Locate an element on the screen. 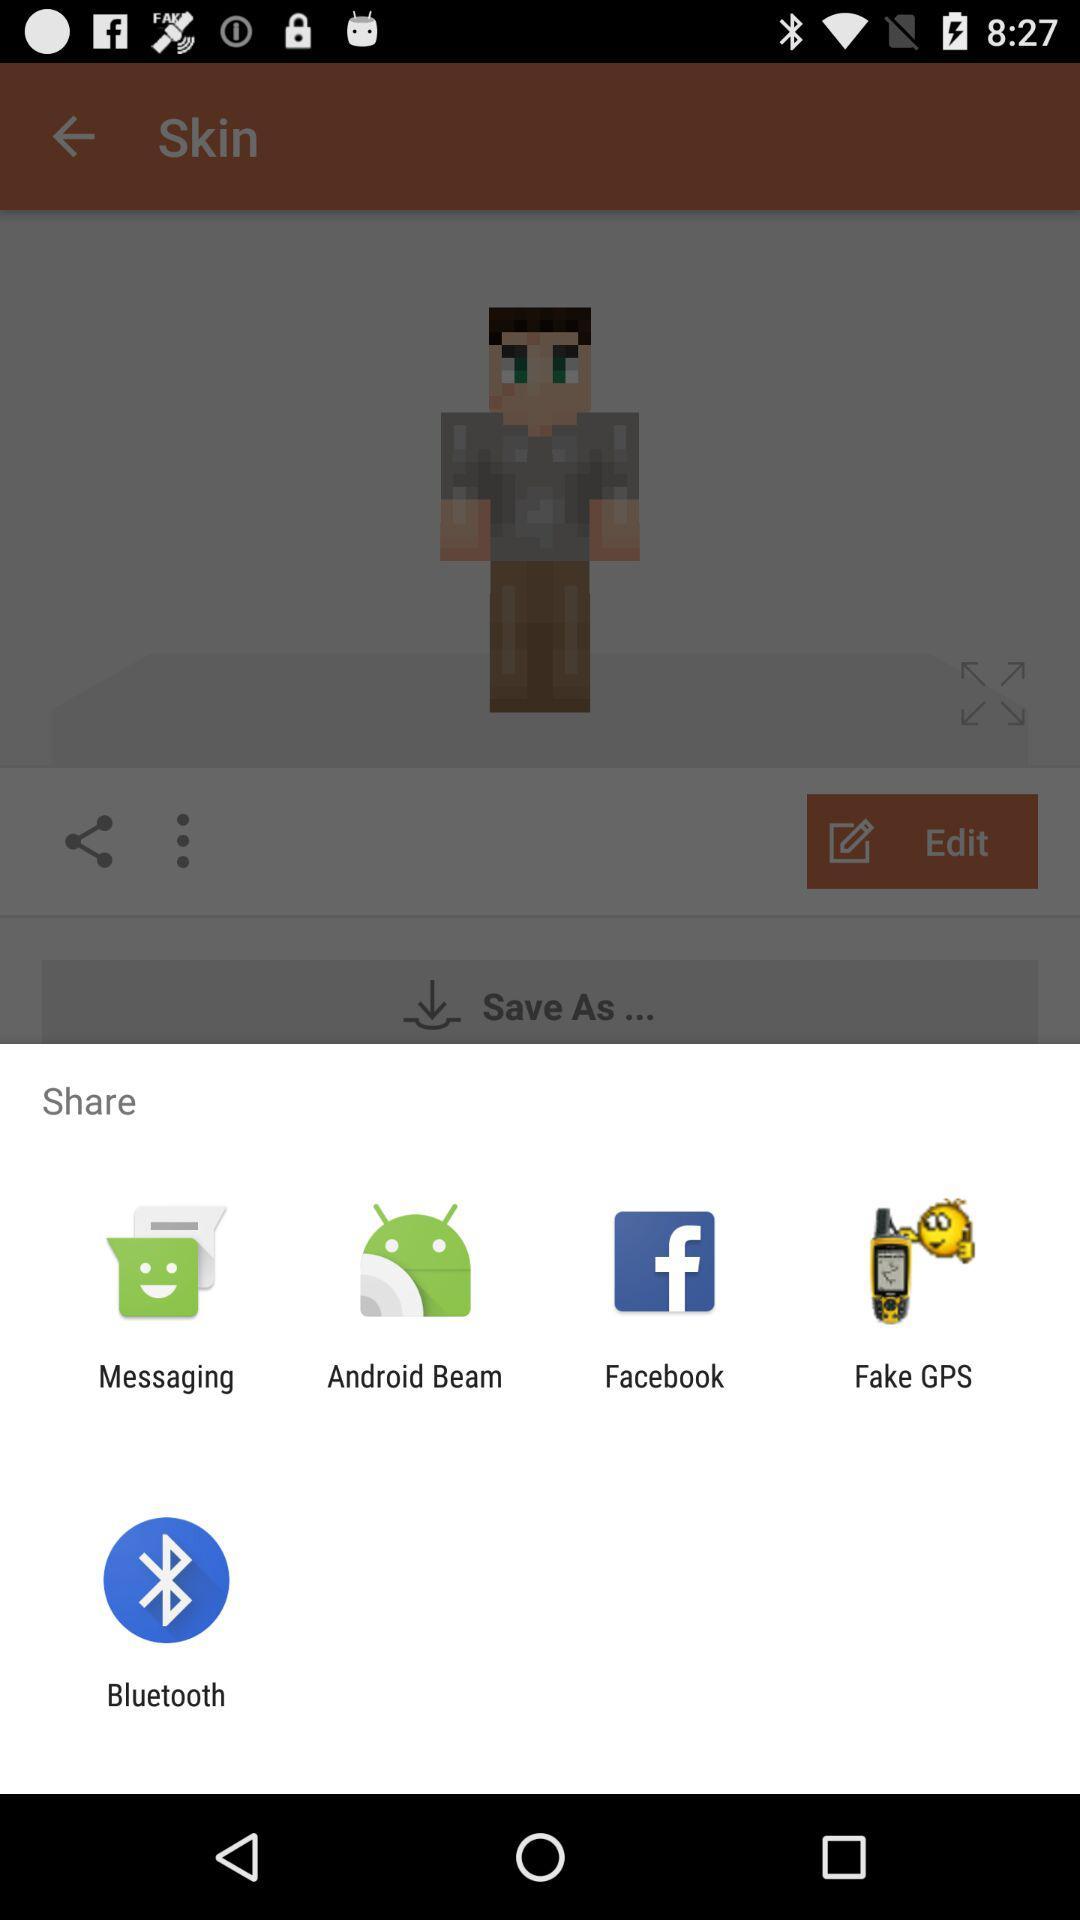 This screenshot has height=1920, width=1080. icon next to facebook app is located at coordinates (913, 1392).